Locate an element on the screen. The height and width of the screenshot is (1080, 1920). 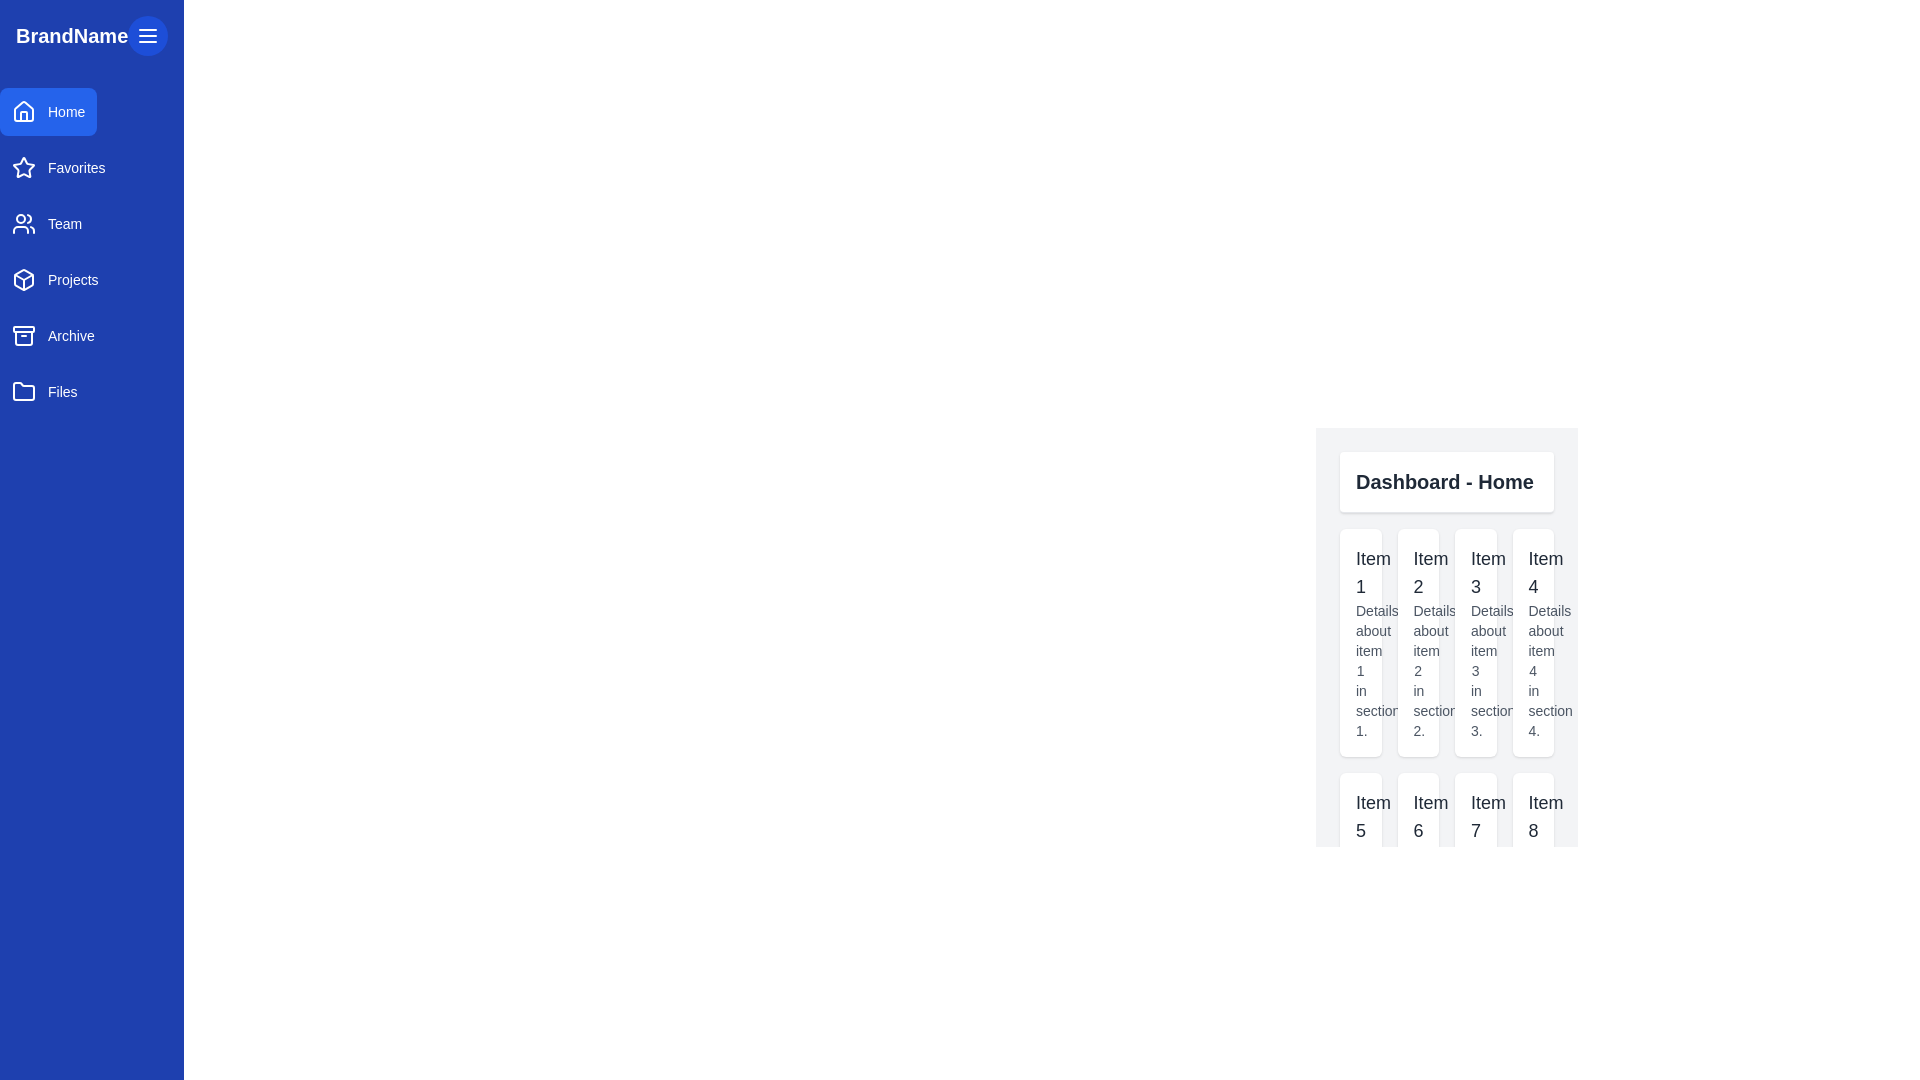
the Team icon in the left sidebar navigation panel is located at coordinates (24, 223).